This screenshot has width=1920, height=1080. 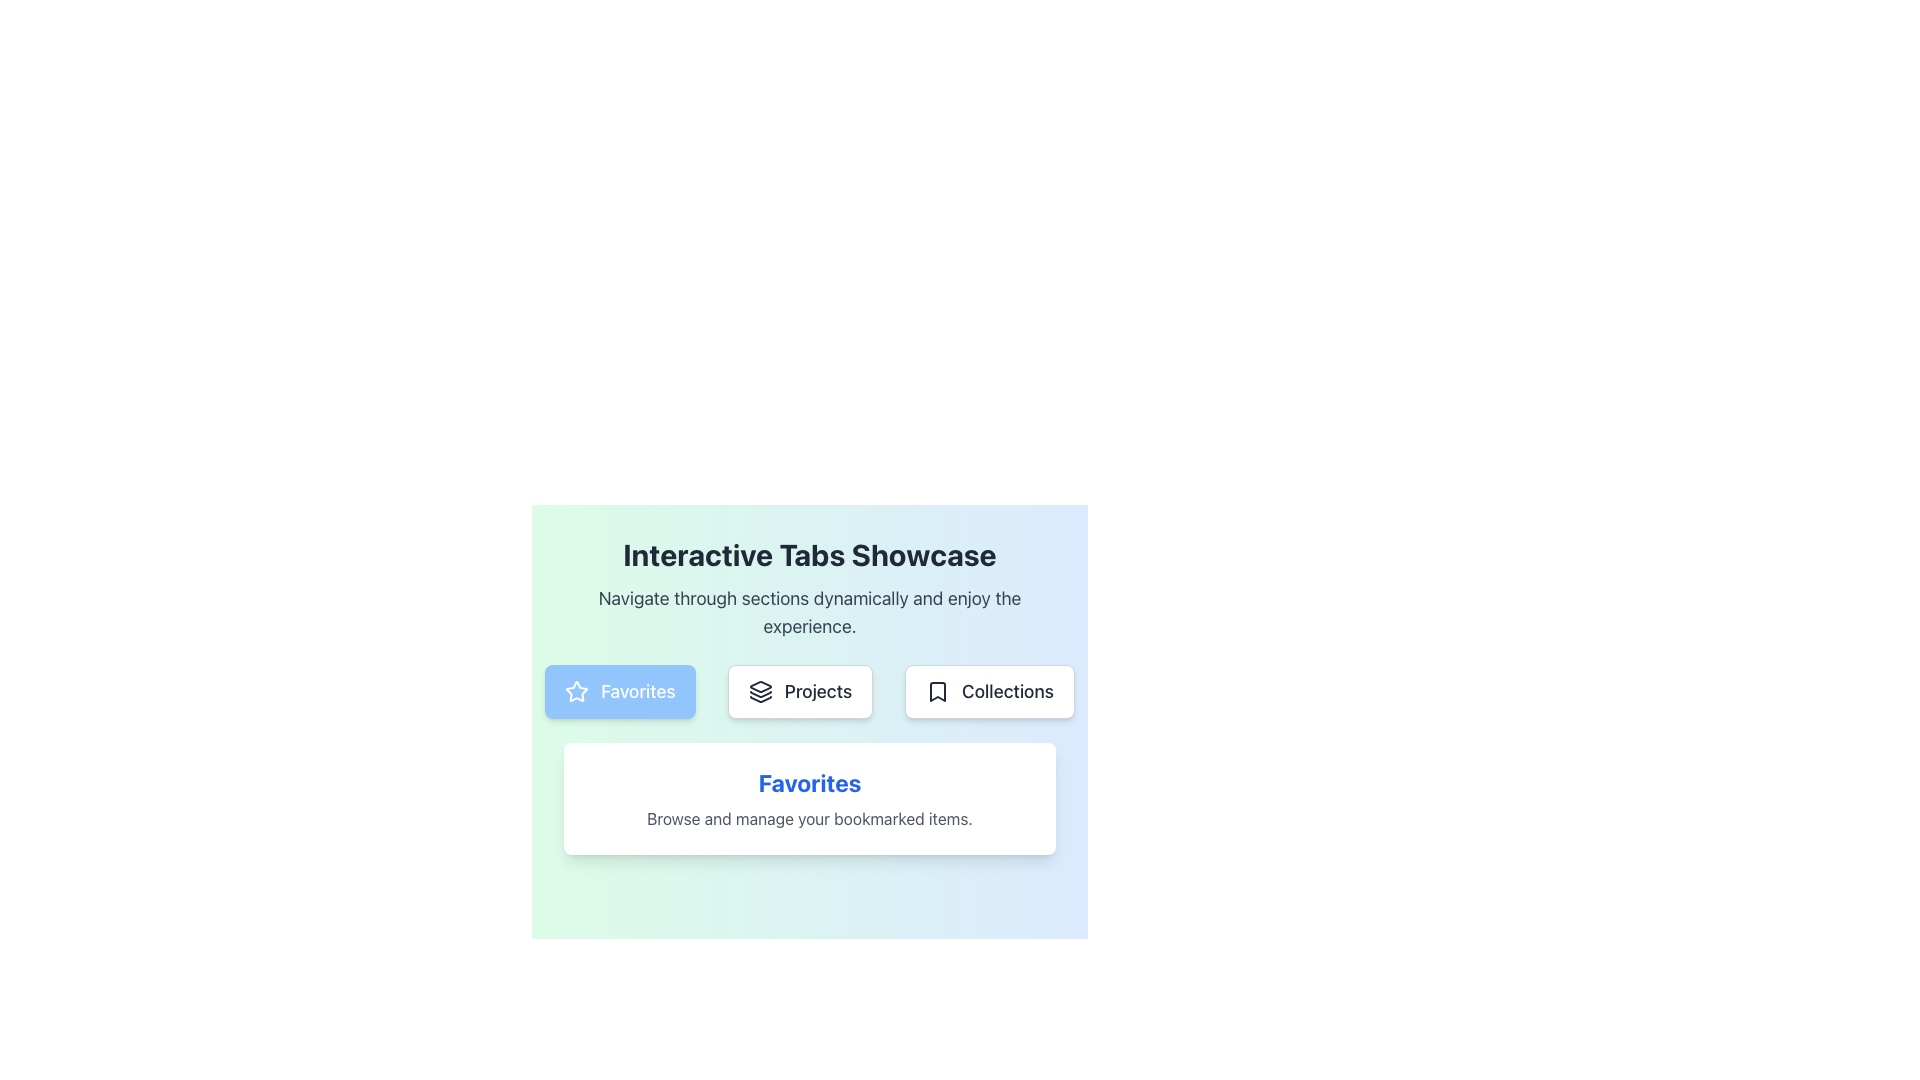 What do you see at coordinates (576, 690) in the screenshot?
I see `the star icon within the 'Favorites' button to perform additional actions` at bounding box center [576, 690].